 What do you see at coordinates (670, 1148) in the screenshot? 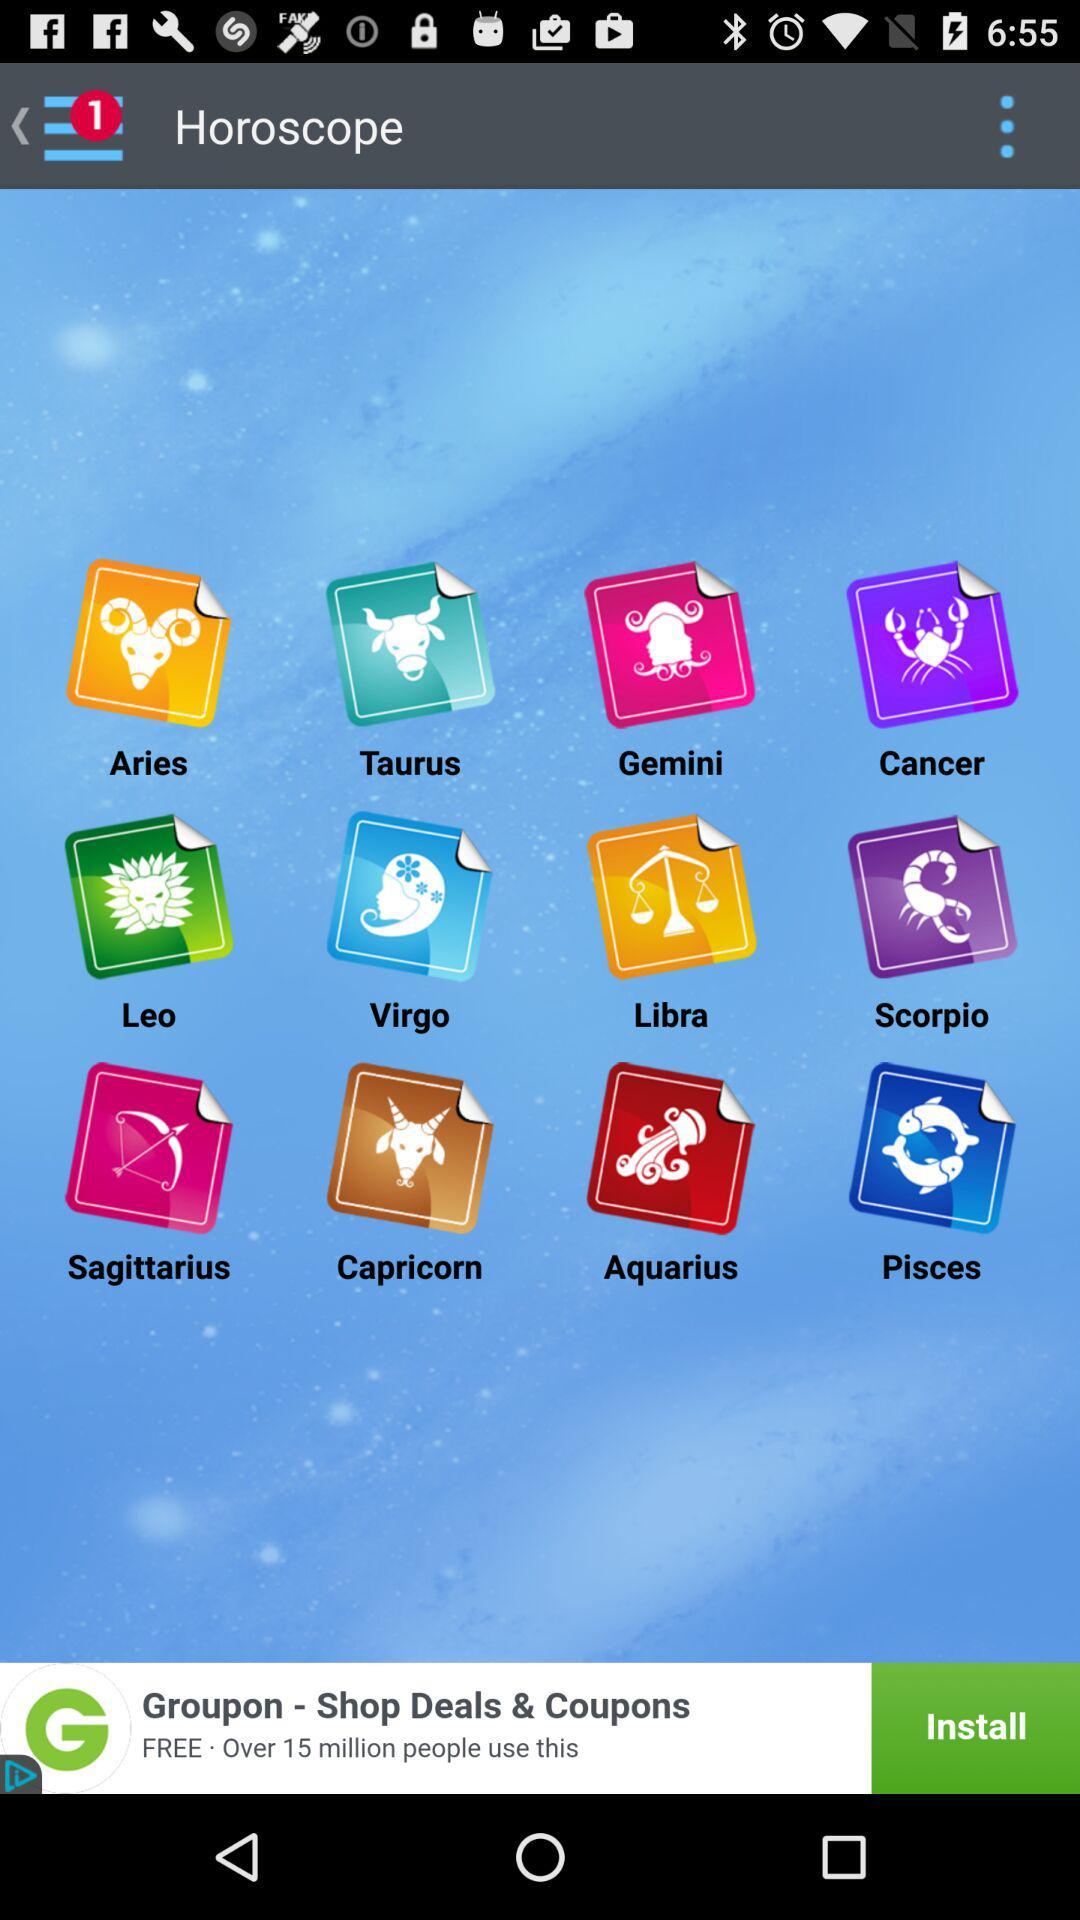
I see `advertisement` at bounding box center [670, 1148].